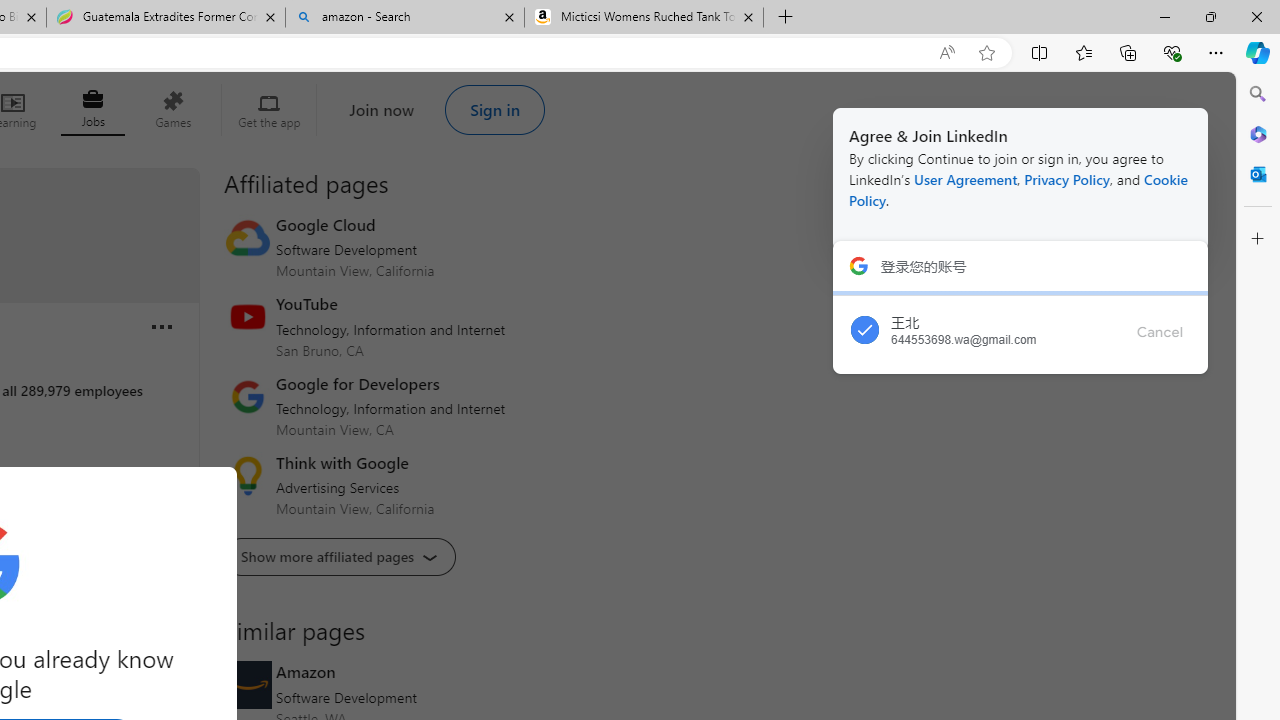 The image size is (1280, 720). I want to click on 'amazon - Search', so click(403, 17).